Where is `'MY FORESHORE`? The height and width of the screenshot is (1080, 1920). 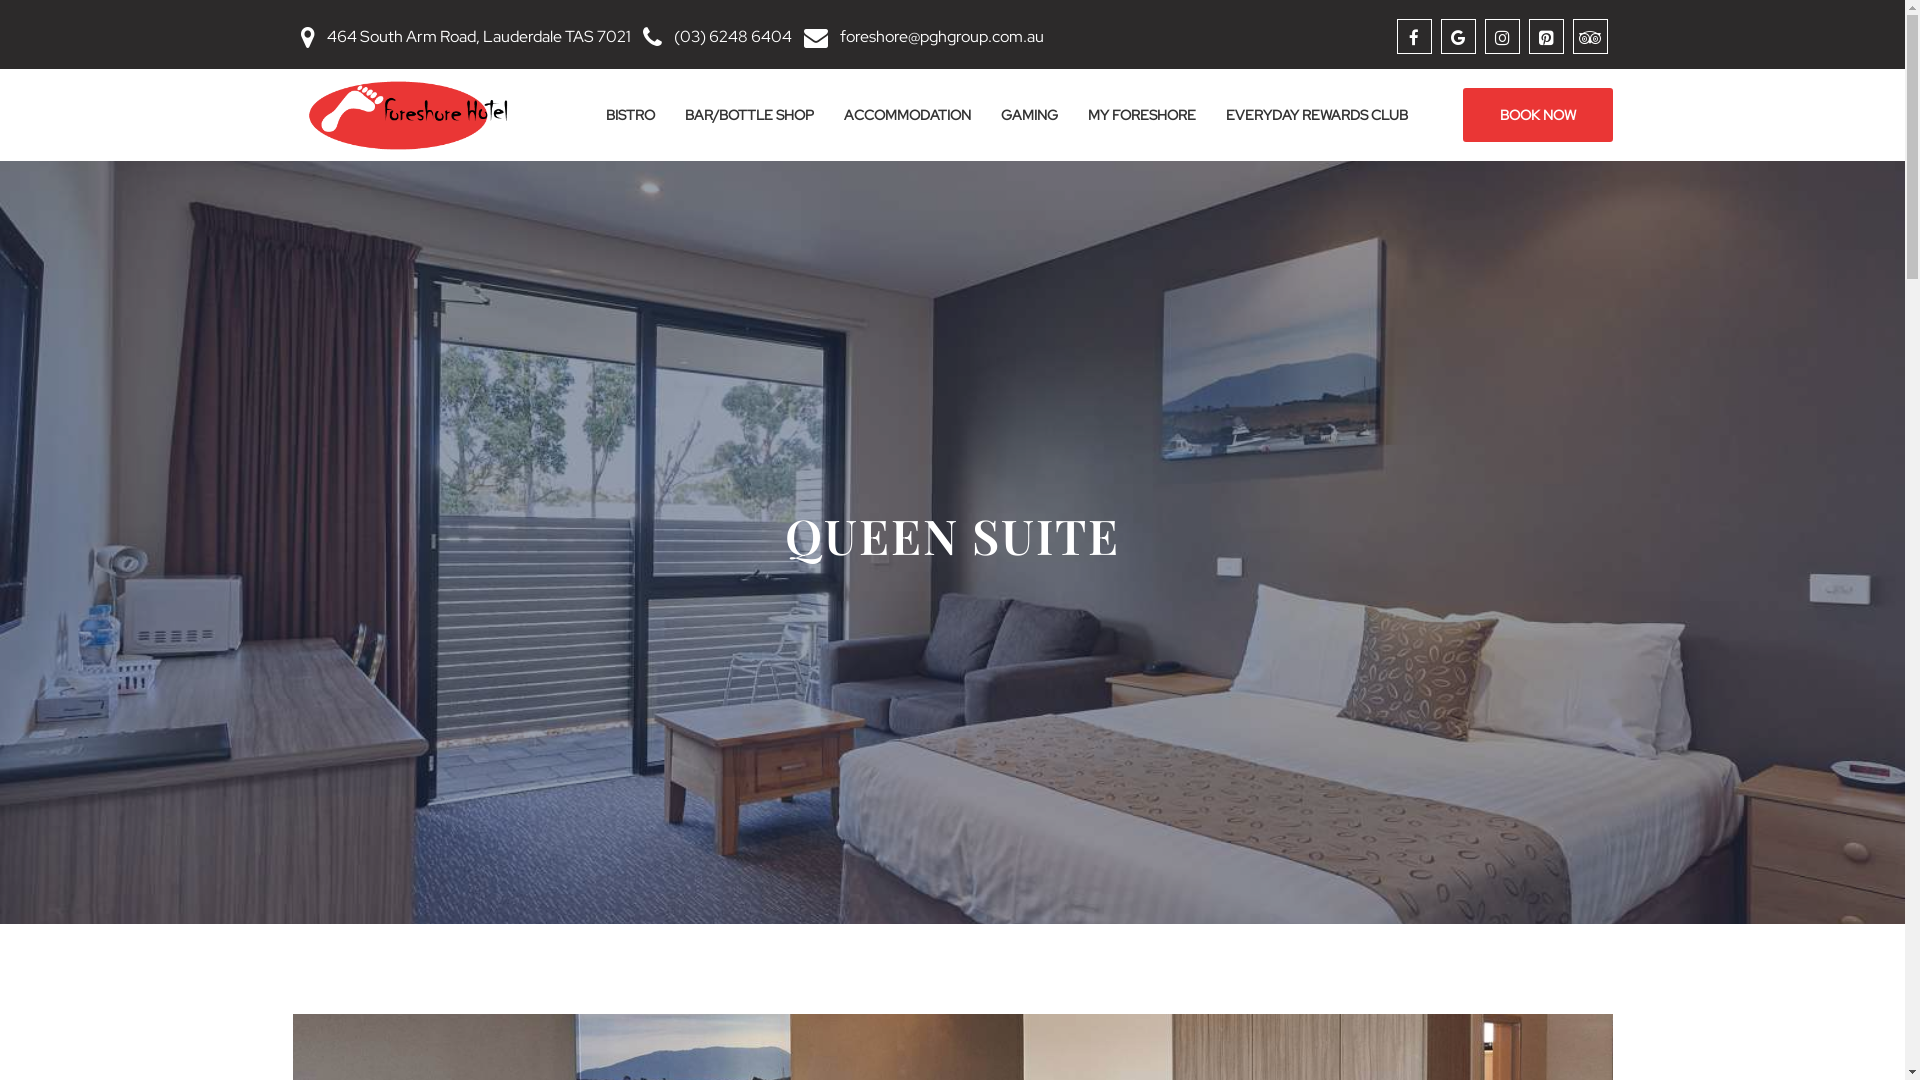
'MY FORESHORE is located at coordinates (1070, 115).